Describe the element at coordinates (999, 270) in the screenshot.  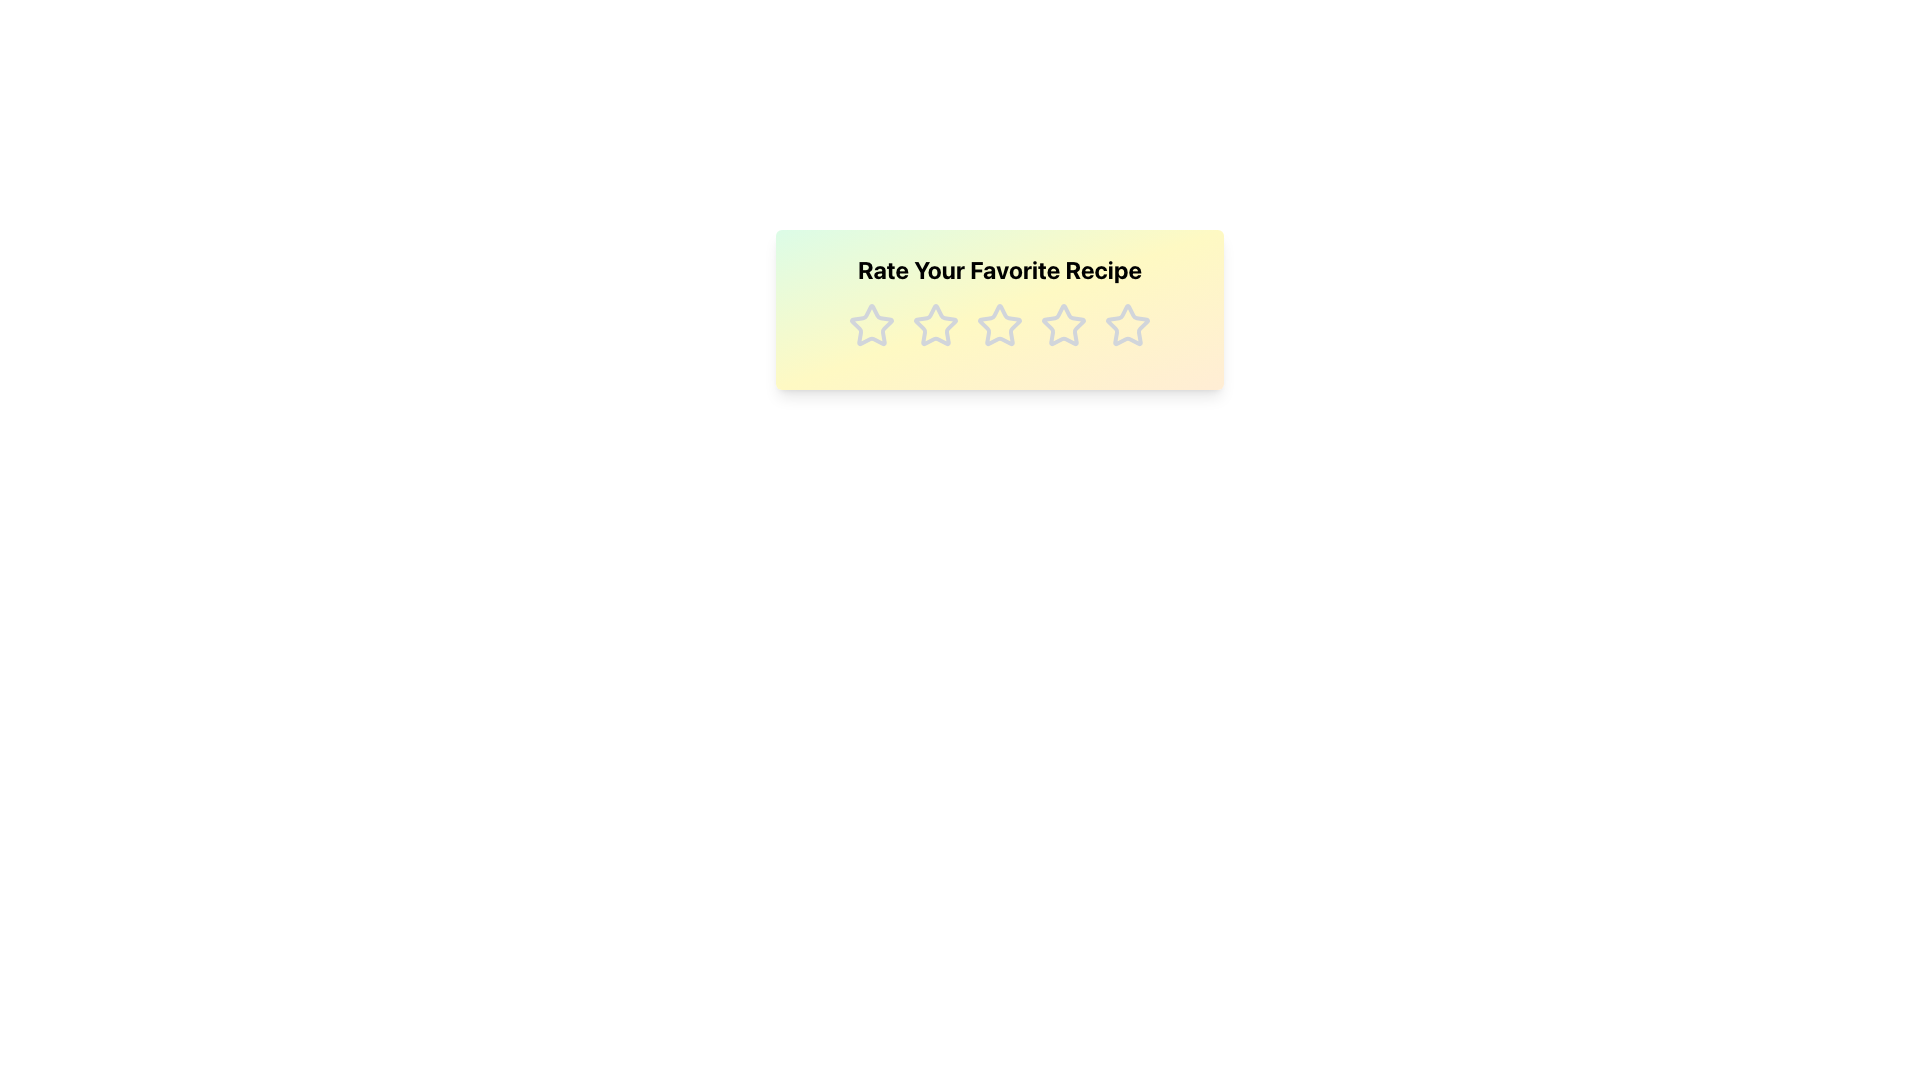
I see `text from the bold, large header that says 'Rate Your Favorite Recipe', which is centered above a row of stars in the UI` at that location.